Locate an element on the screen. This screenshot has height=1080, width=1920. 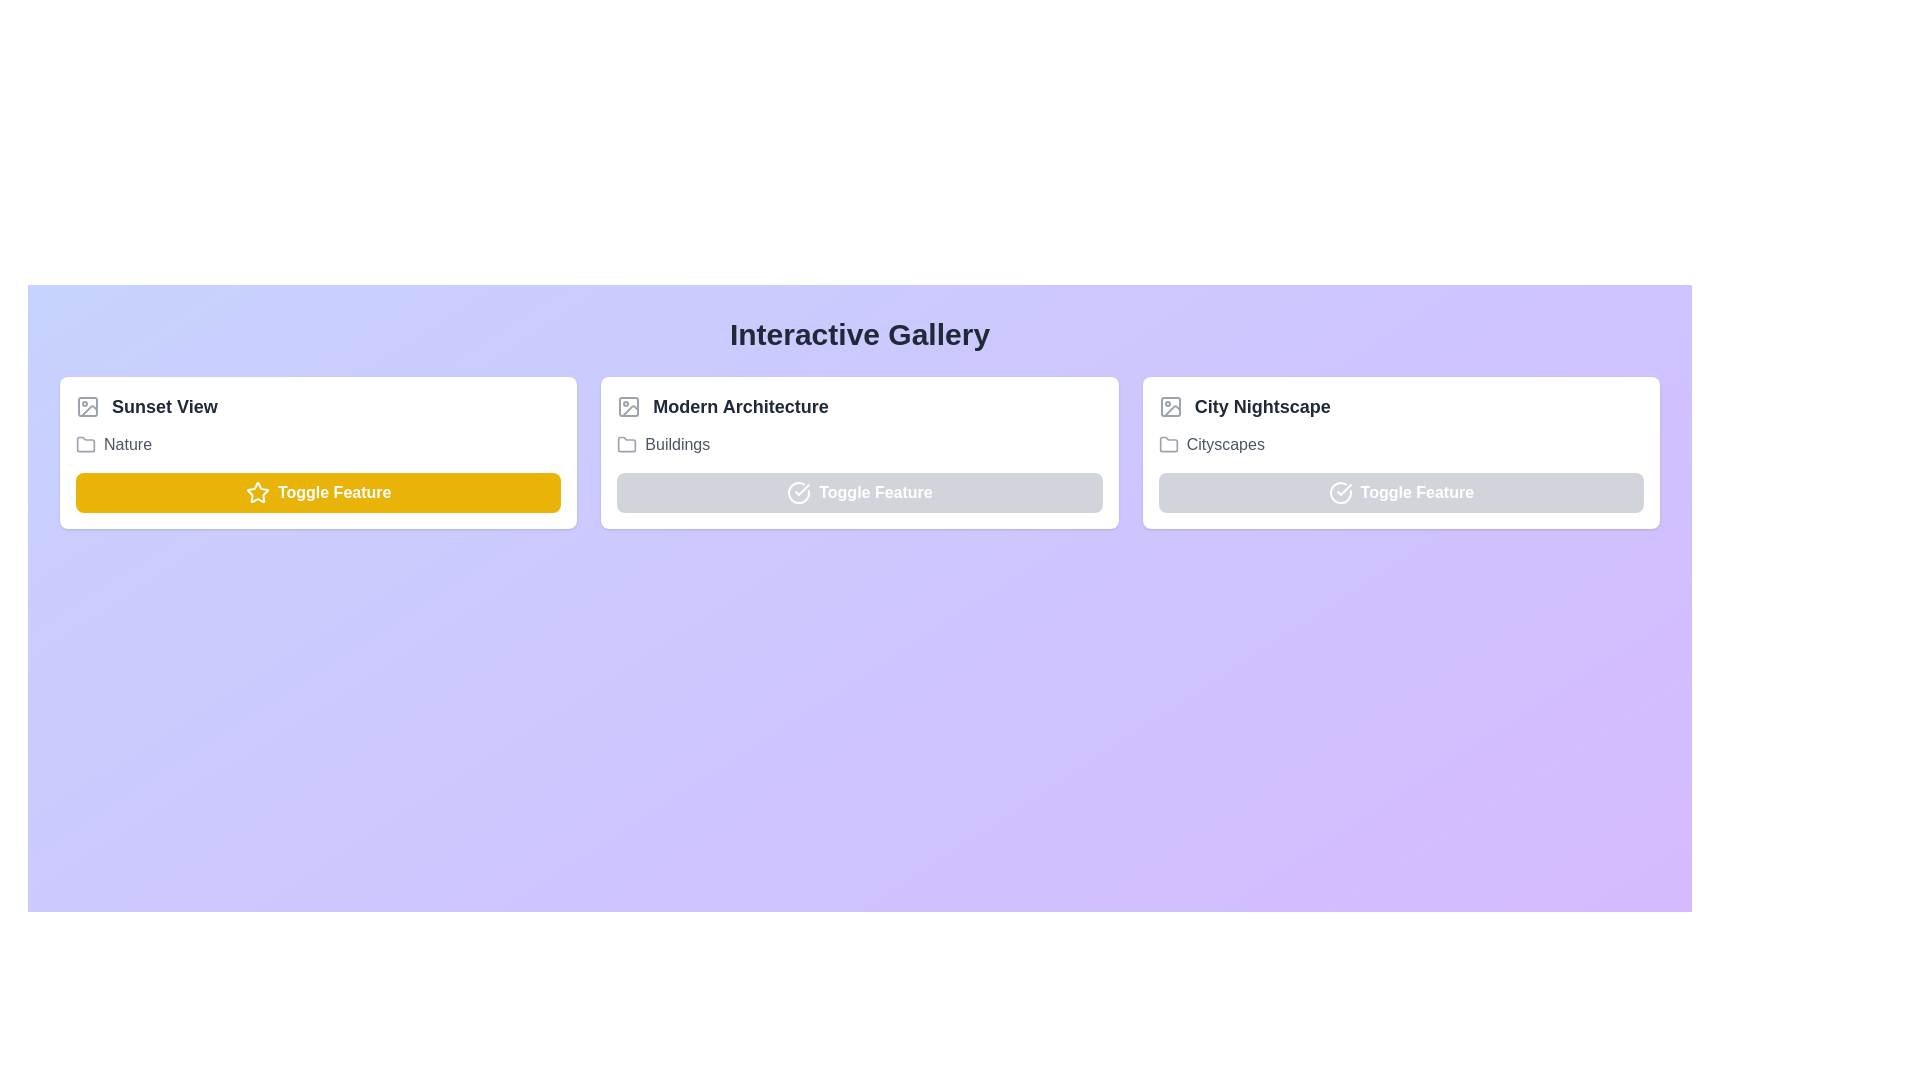
the circular icon with a check mark inside, which is part of the 'Toggle Feature' button in the 'City Nightscape' card is located at coordinates (1340, 493).